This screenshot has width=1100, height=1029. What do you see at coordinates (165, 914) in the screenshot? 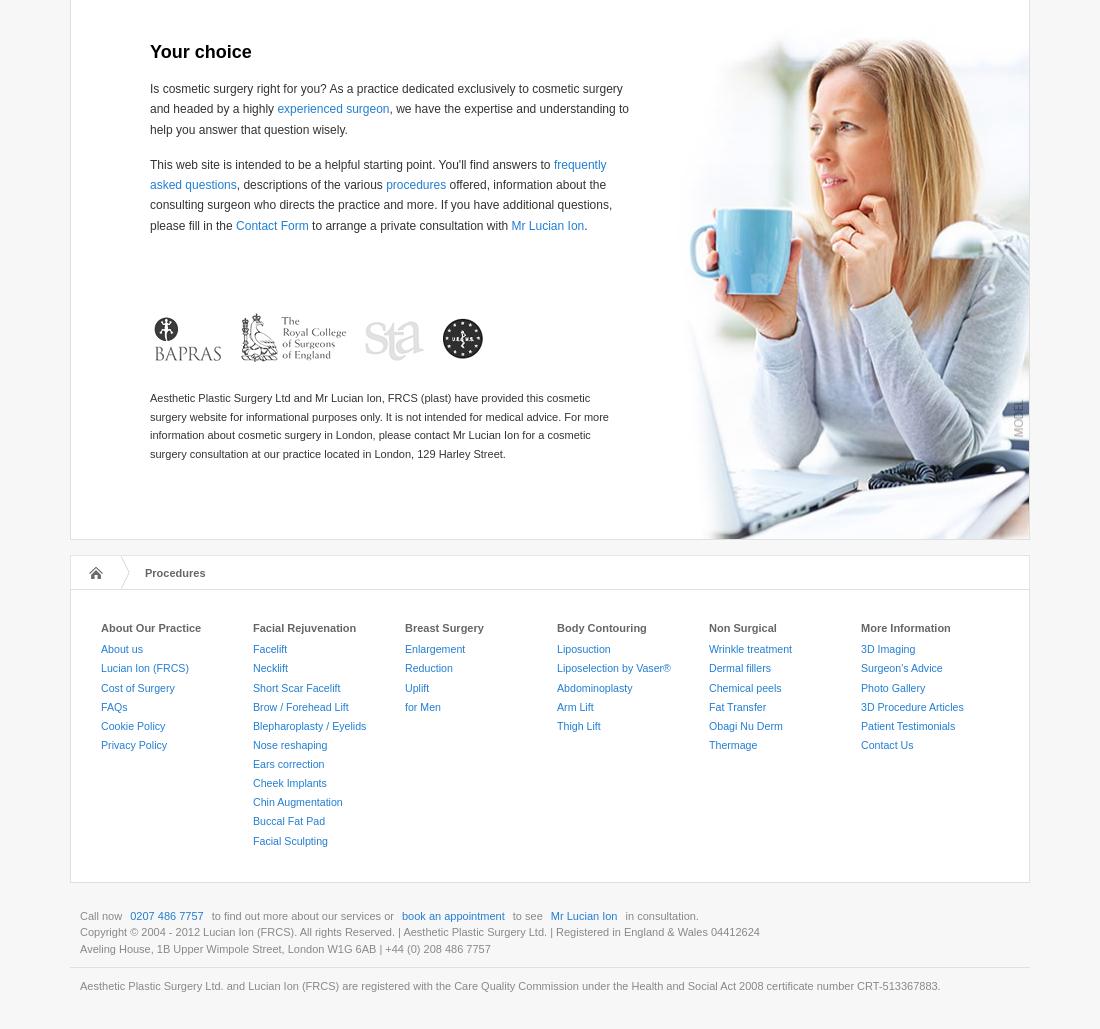
I see `'0207 486 7757'` at bounding box center [165, 914].